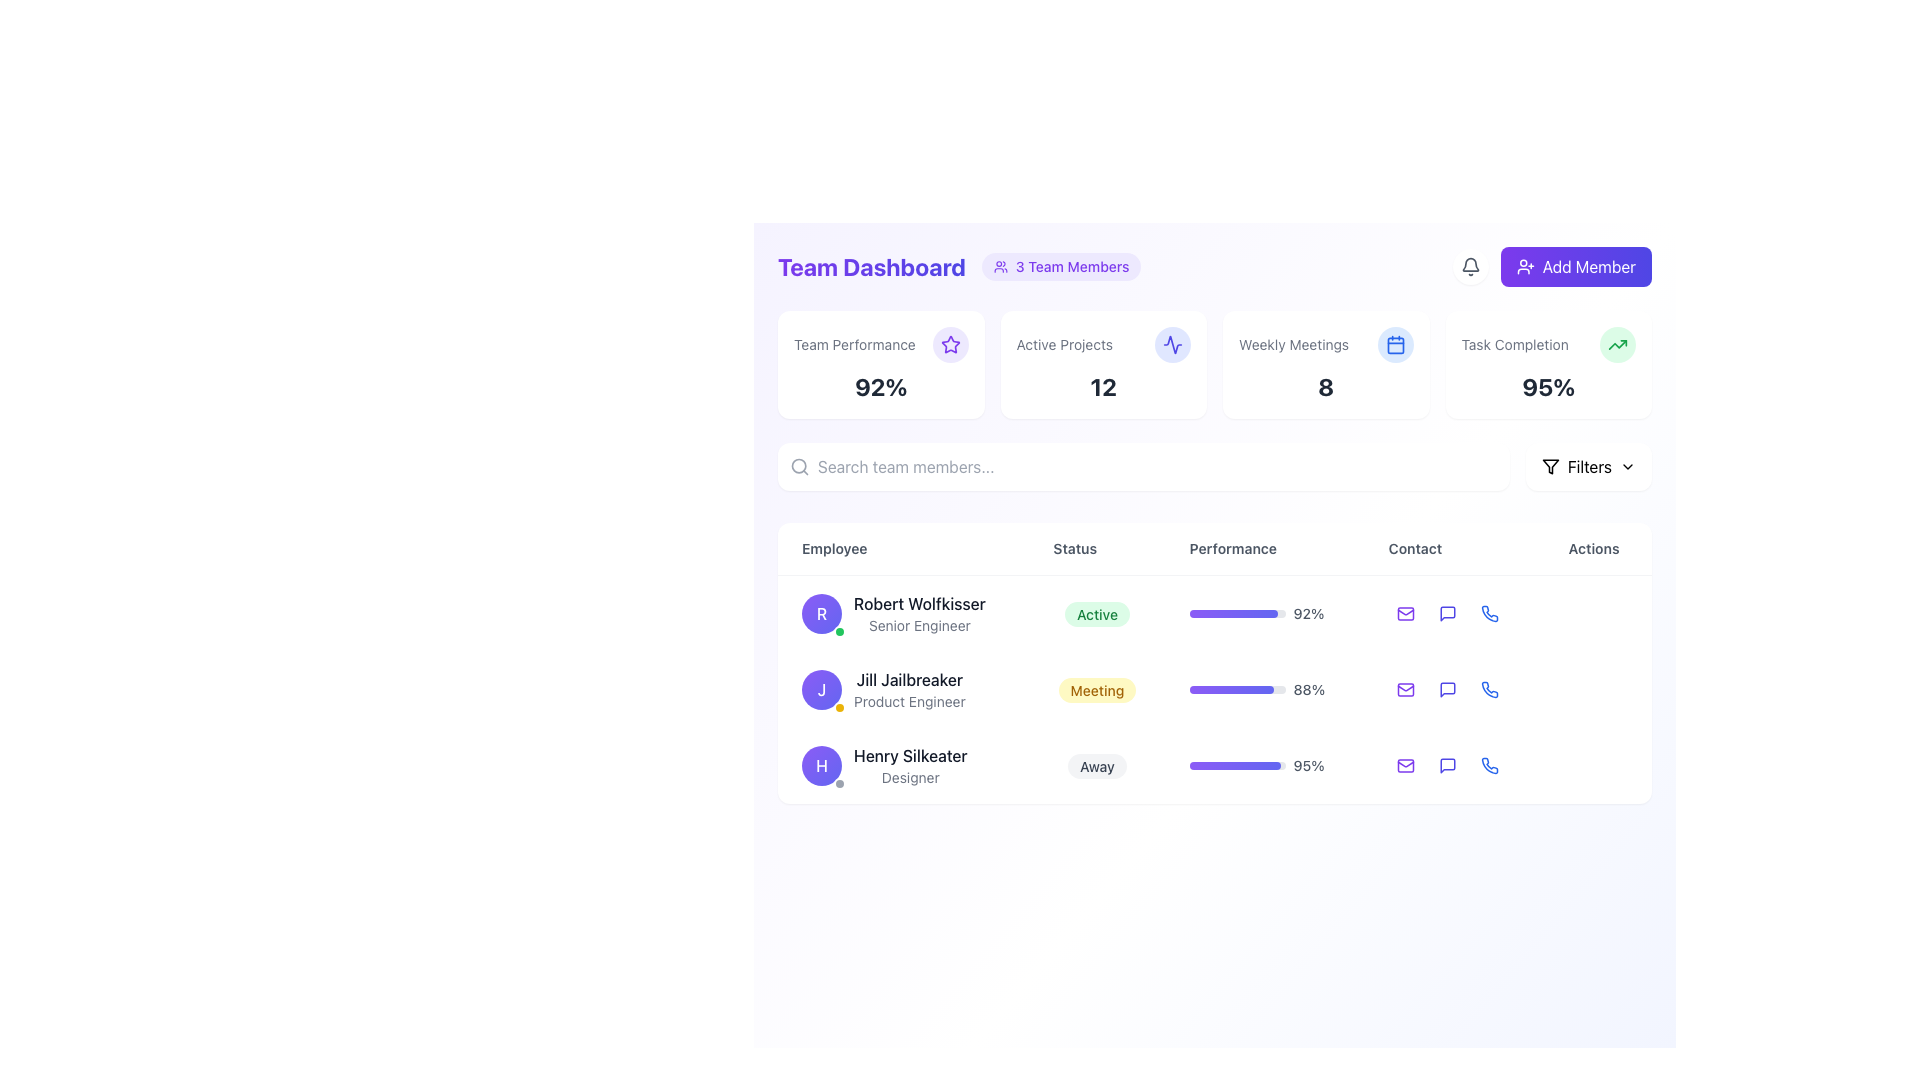 Image resolution: width=1920 pixels, height=1080 pixels. What do you see at coordinates (1309, 765) in the screenshot?
I see `percentage value displayed in the text element located in the 'Performance' column of the last row (Henry Silkeater) in the employee data table, which is situated to the right of the progress bar indicator` at bounding box center [1309, 765].